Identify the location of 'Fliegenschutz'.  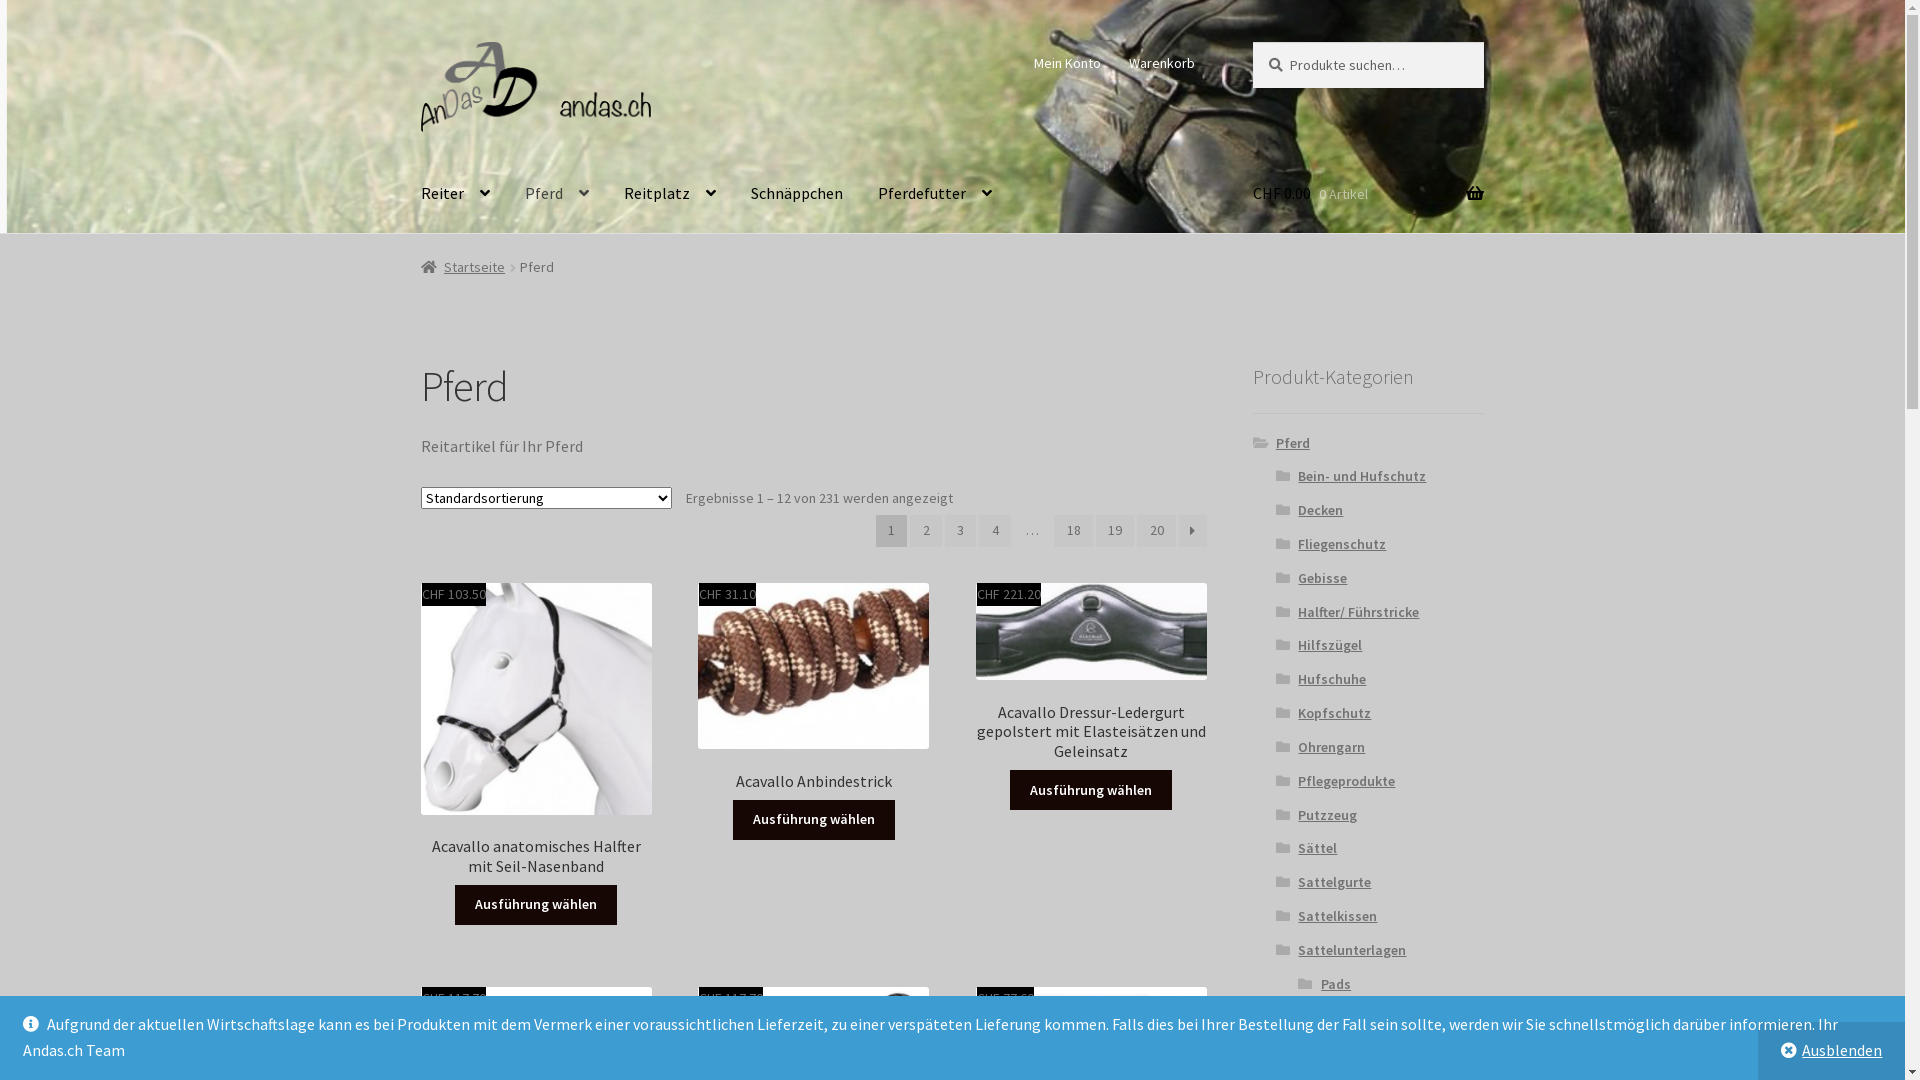
(1297, 543).